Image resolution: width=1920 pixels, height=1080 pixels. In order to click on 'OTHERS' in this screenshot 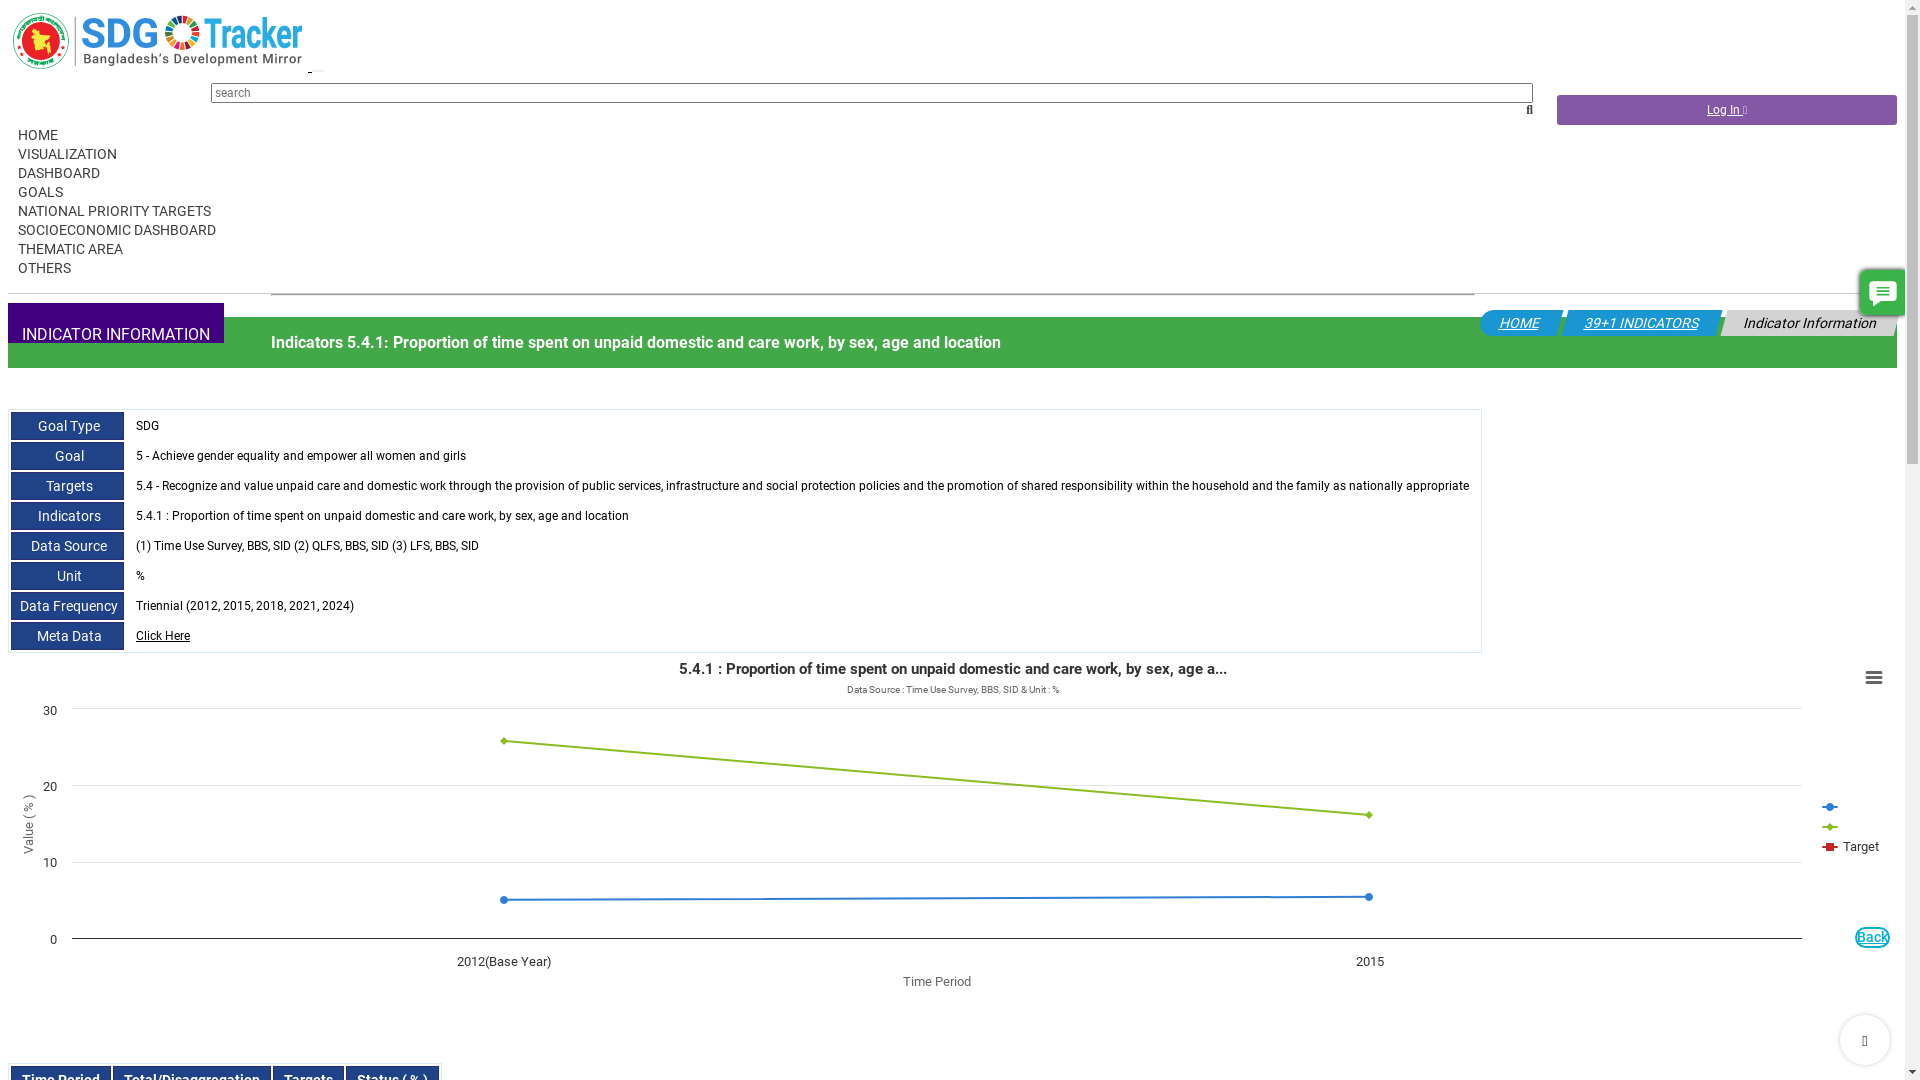, I will do `click(8, 266)`.